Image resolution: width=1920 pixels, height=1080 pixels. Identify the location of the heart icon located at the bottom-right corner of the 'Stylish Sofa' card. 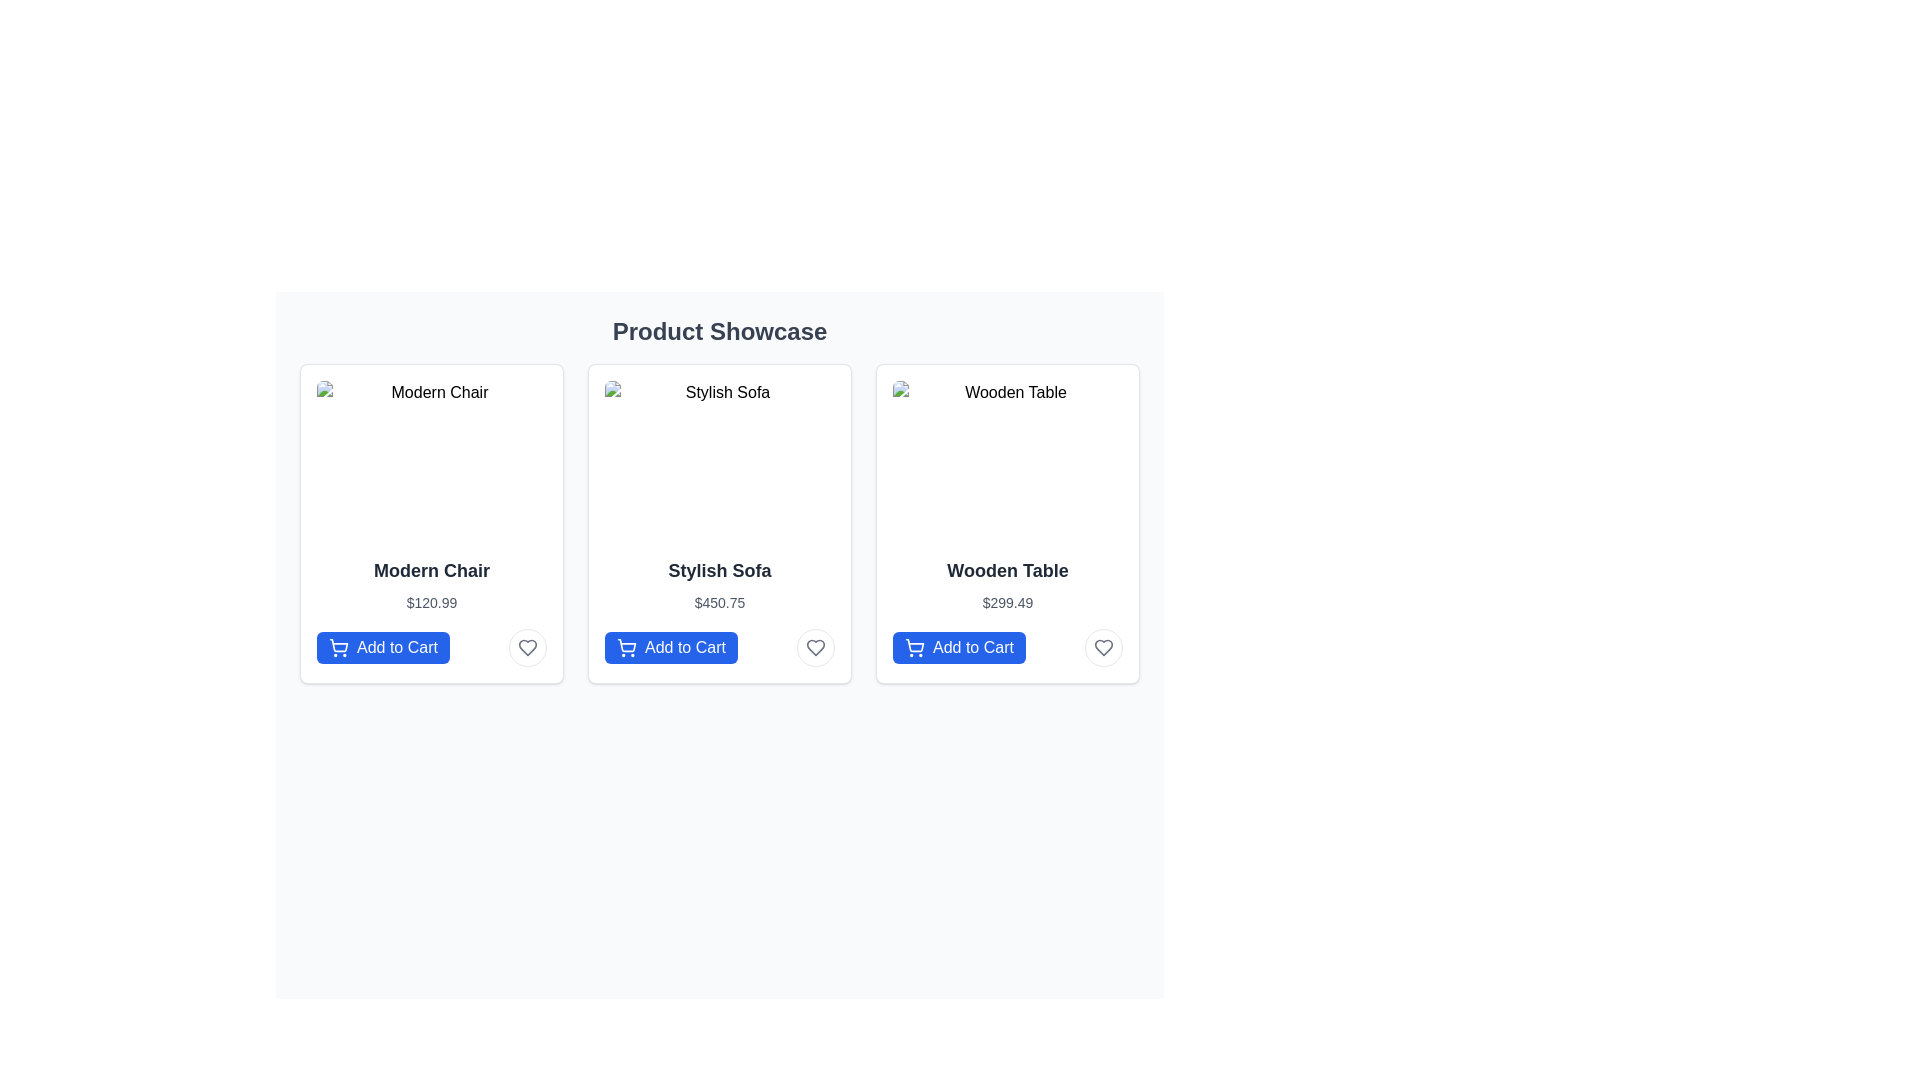
(816, 648).